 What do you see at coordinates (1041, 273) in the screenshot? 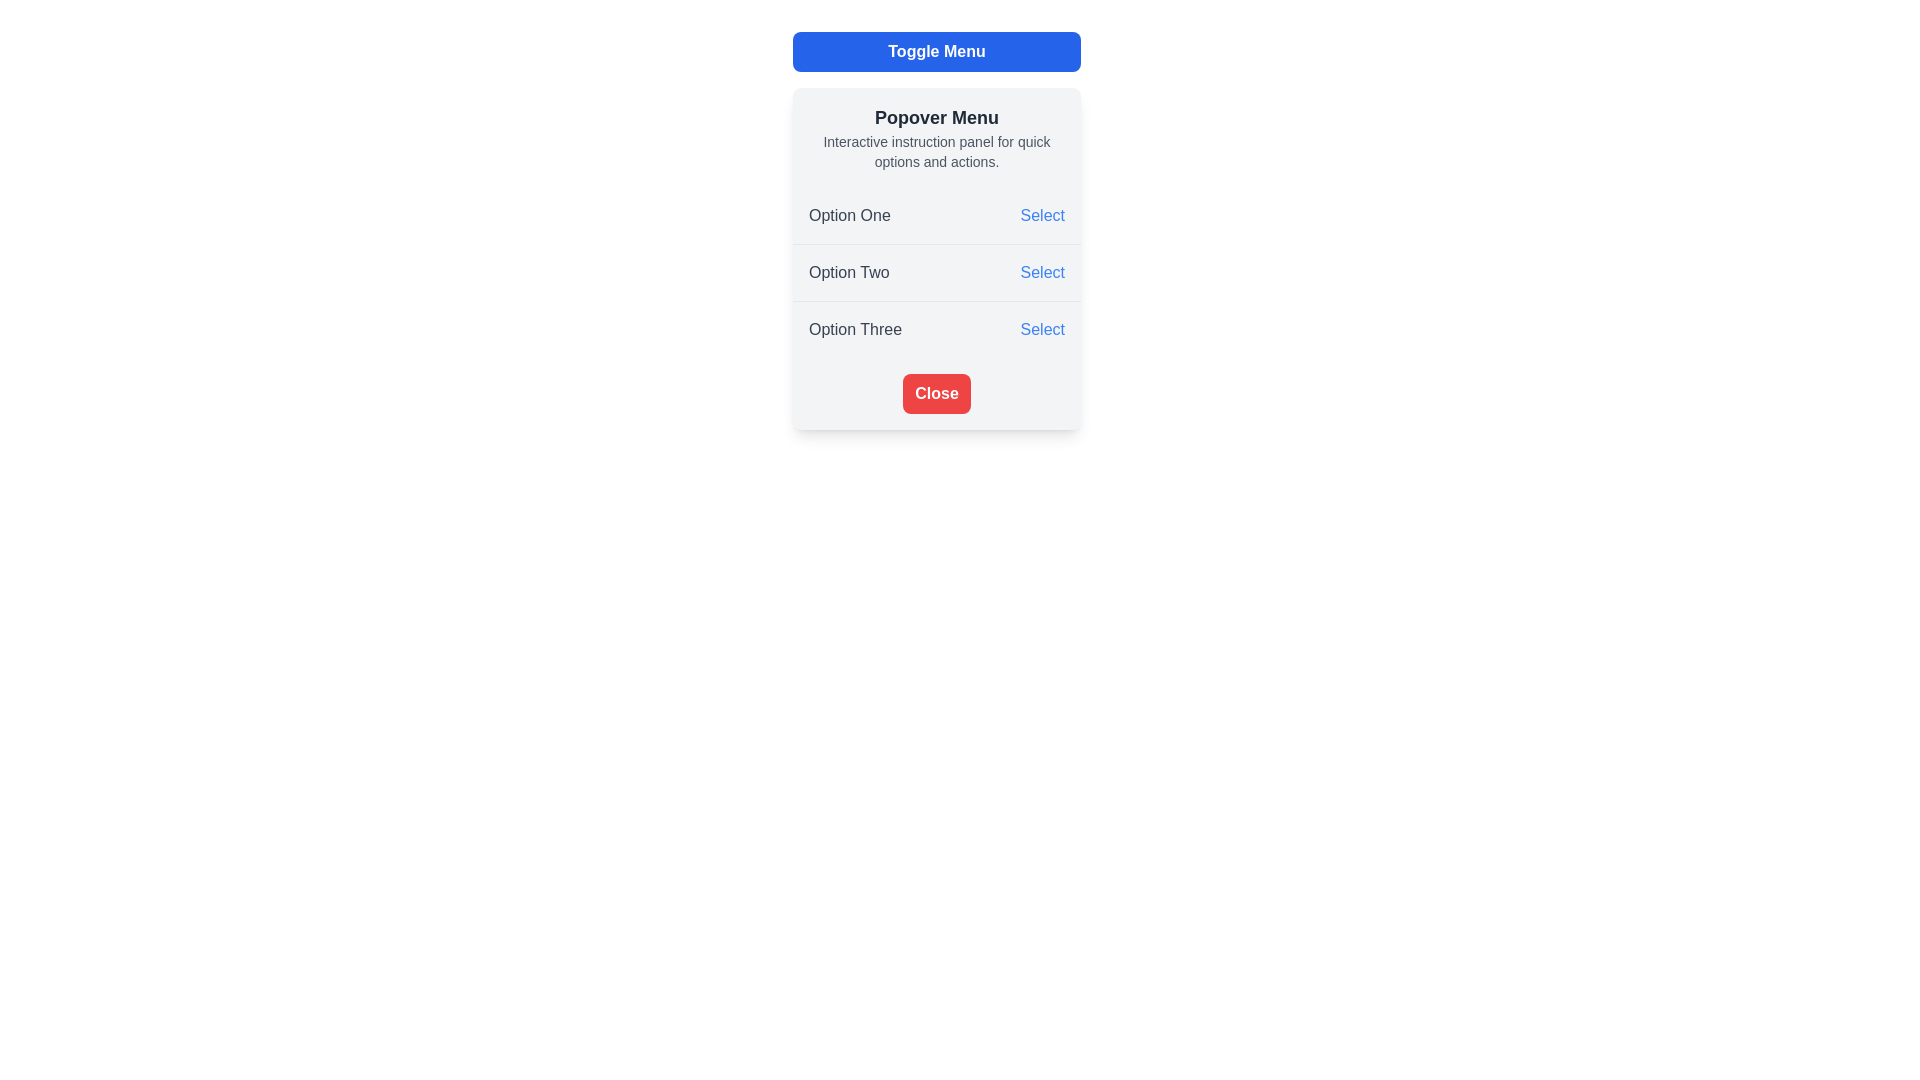
I see `the selectable button aligned to the right side of 'Option Two' in the 'Popover Menu' to change its visual appearance` at bounding box center [1041, 273].